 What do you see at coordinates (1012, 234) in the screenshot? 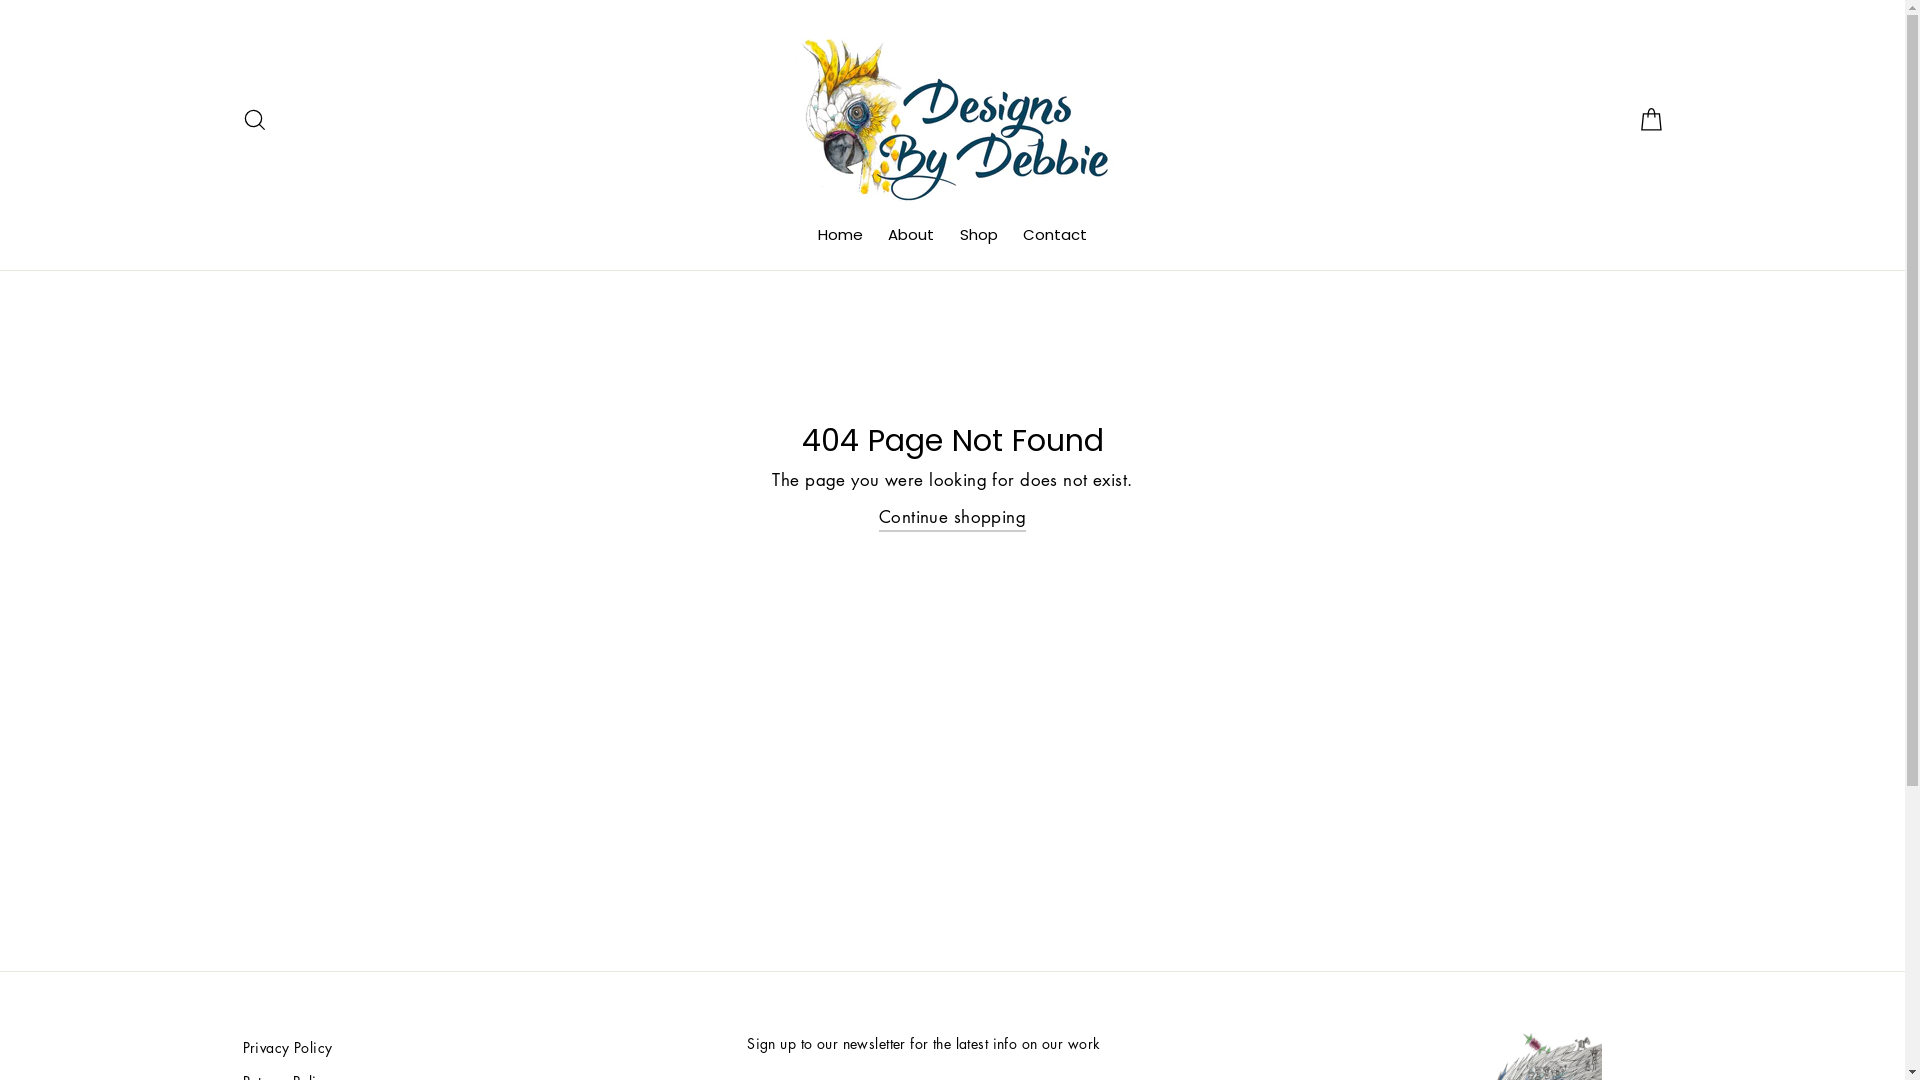
I see `'Contact'` at bounding box center [1012, 234].